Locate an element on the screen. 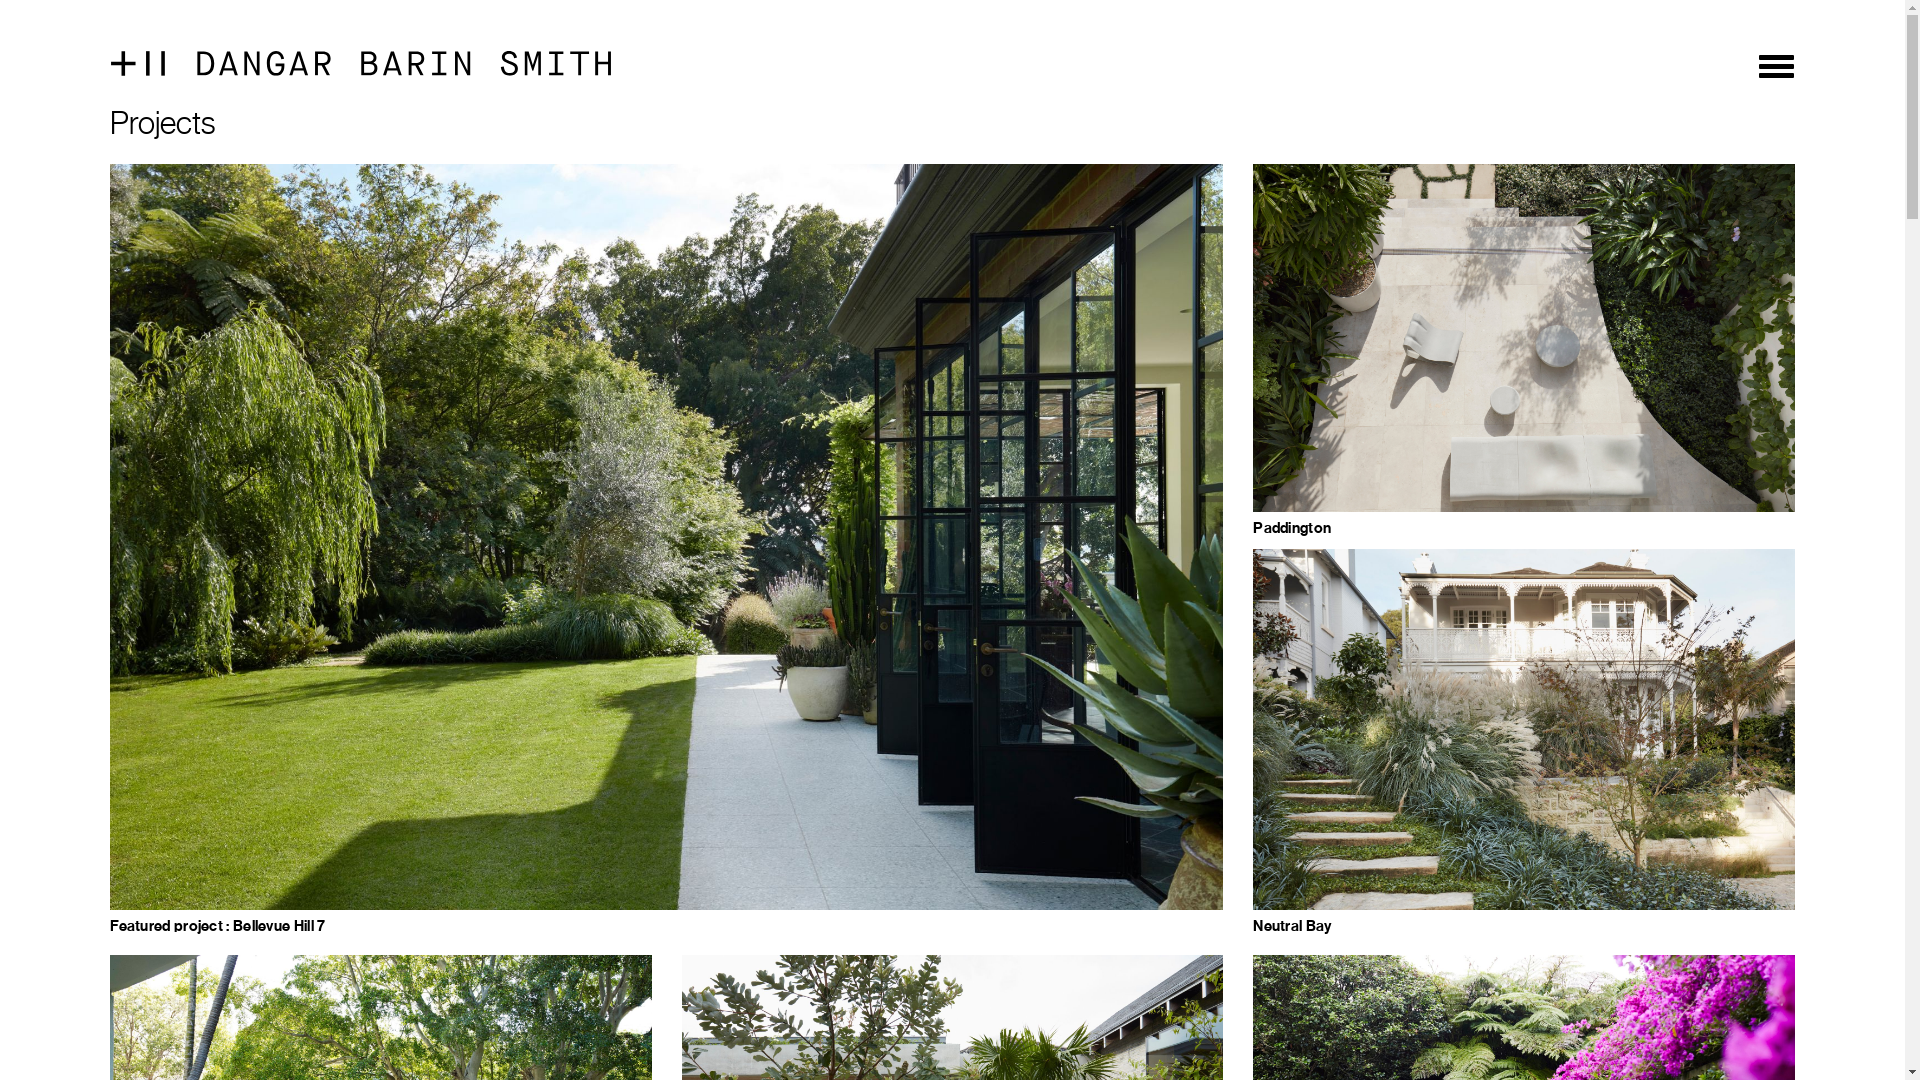 The image size is (1920, 1080). 'Toggle navigation' is located at coordinates (1776, 65).